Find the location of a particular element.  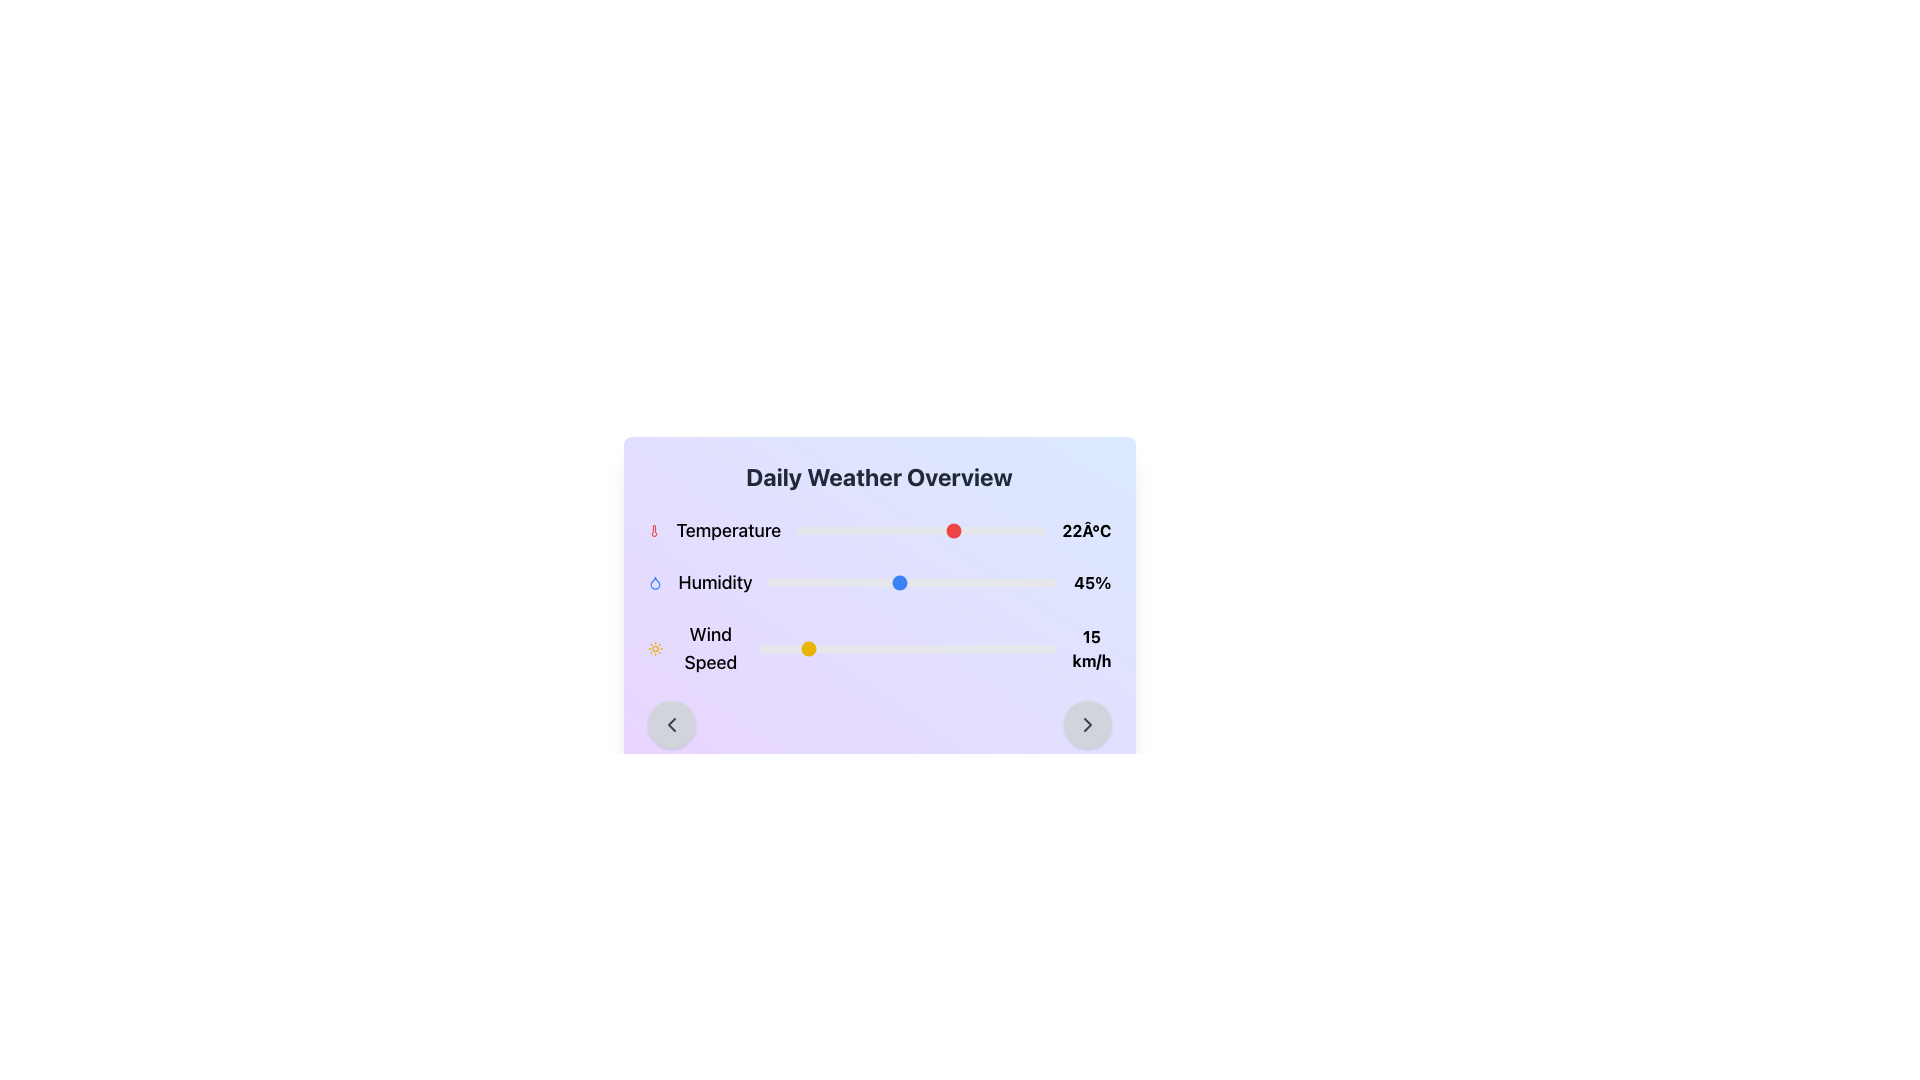

the text display showing '15 km/h' which is located at the end of the 'Wind Speed' slider, positioned on the far right side of the group is located at coordinates (1090, 648).